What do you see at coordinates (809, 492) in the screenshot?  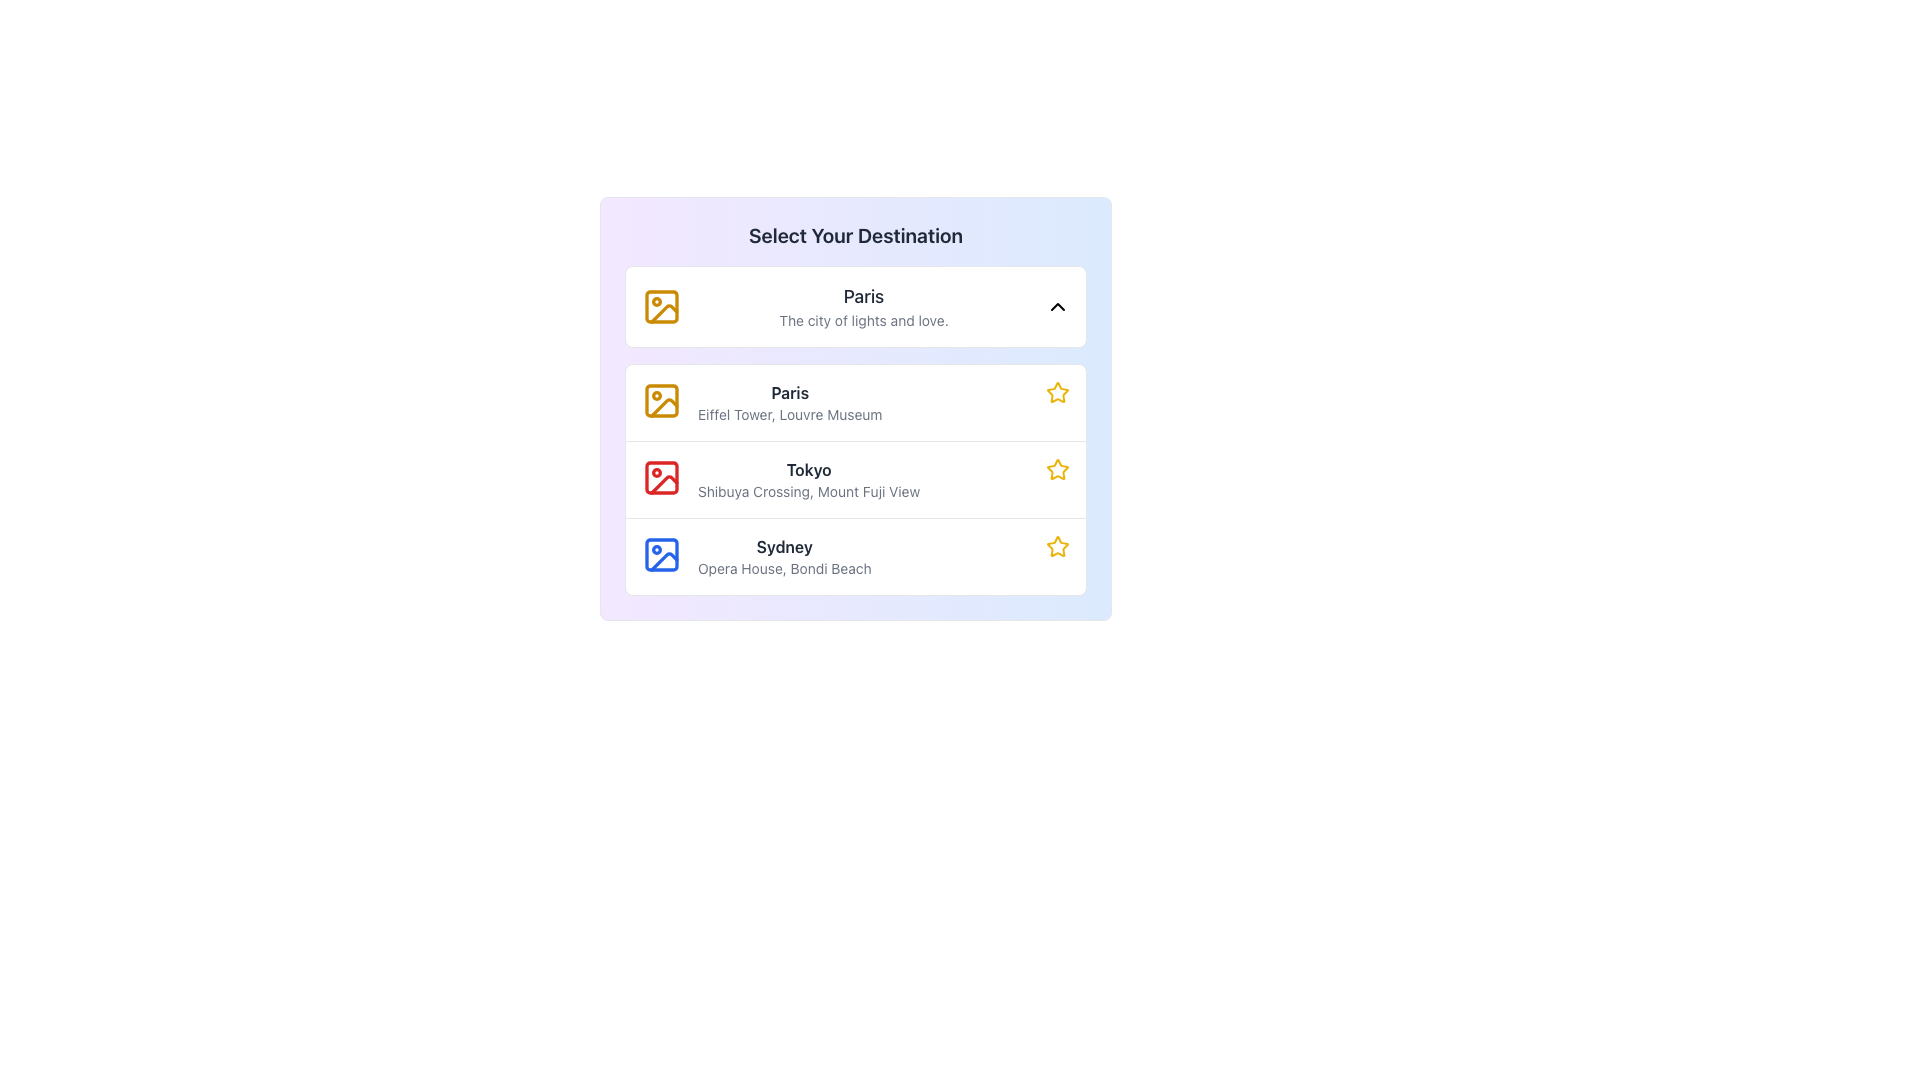 I see `the text element that reads 'Shibuya Crossing, Mount Fuji View', which is styled with a smaller font size and gray color, positioned below the text 'Tokyo' in the list of destinations` at bounding box center [809, 492].